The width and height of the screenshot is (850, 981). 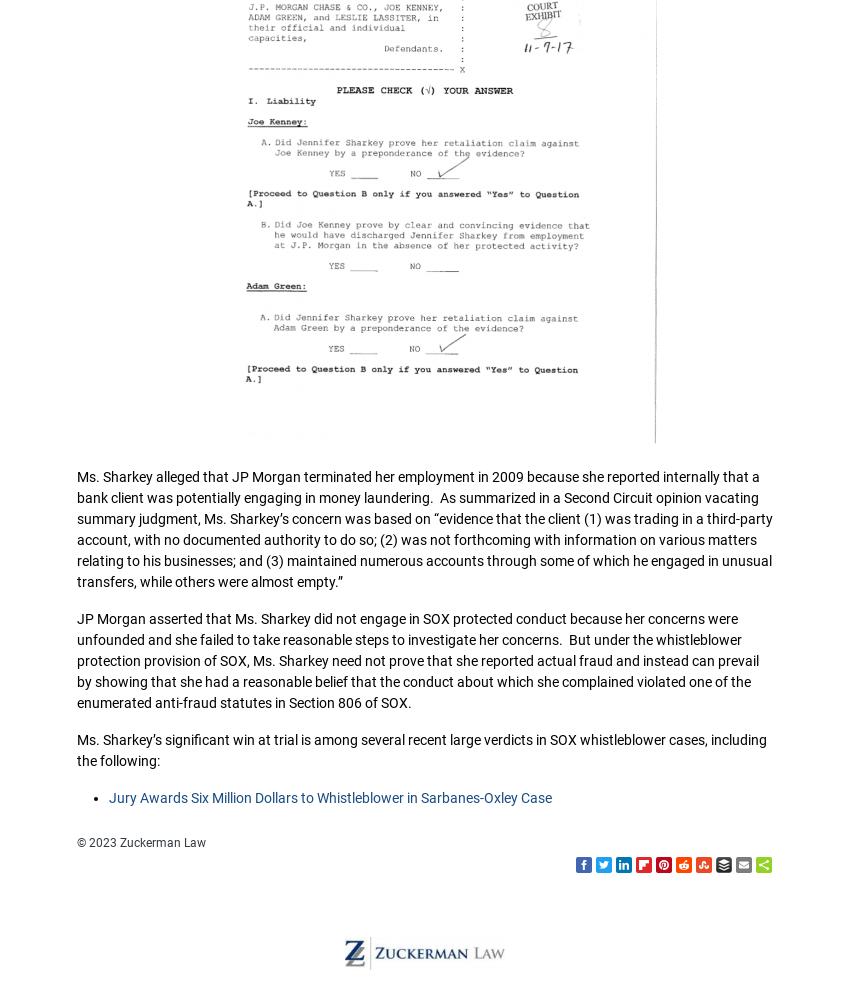 I want to click on 'Litigation', so click(x=394, y=269).